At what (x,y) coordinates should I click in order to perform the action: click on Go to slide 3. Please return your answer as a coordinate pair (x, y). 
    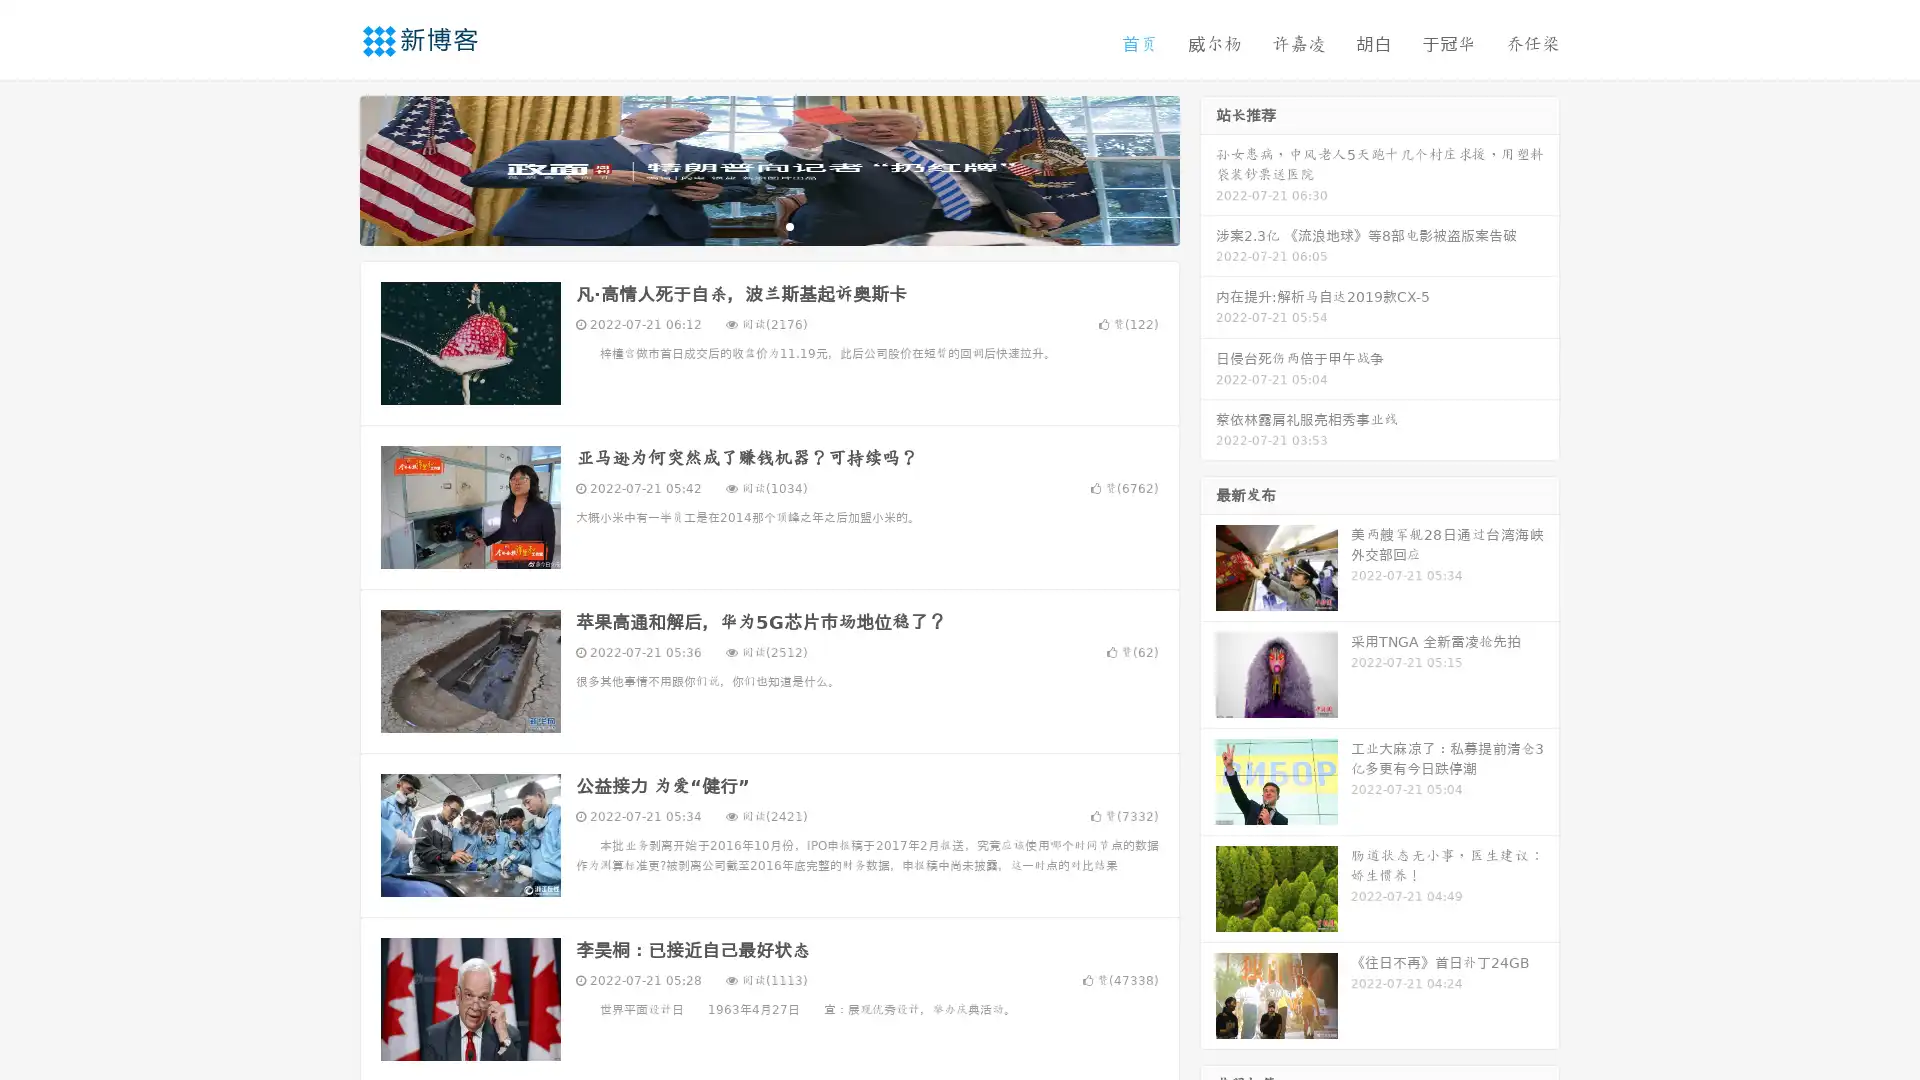
    Looking at the image, I should click on (789, 225).